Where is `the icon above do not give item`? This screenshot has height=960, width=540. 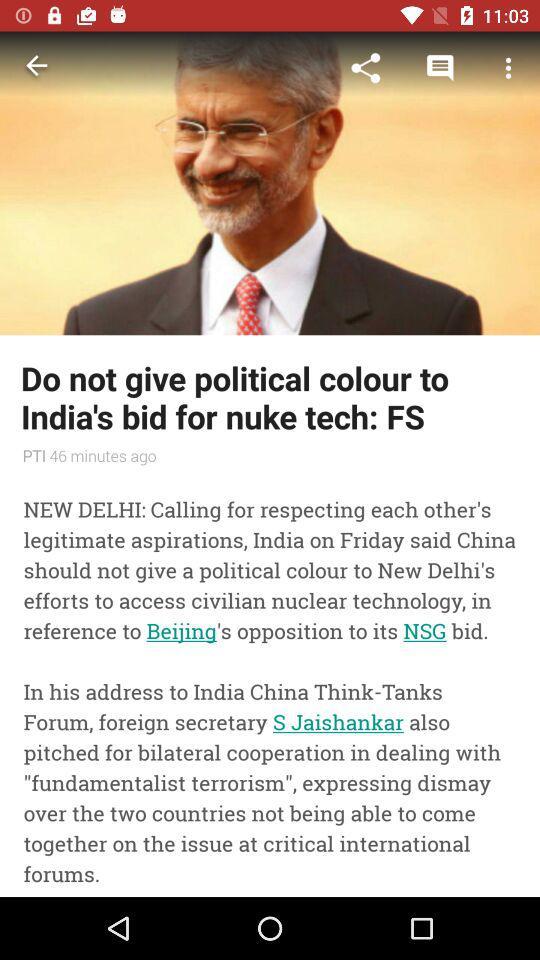 the icon above do not give item is located at coordinates (440, 68).